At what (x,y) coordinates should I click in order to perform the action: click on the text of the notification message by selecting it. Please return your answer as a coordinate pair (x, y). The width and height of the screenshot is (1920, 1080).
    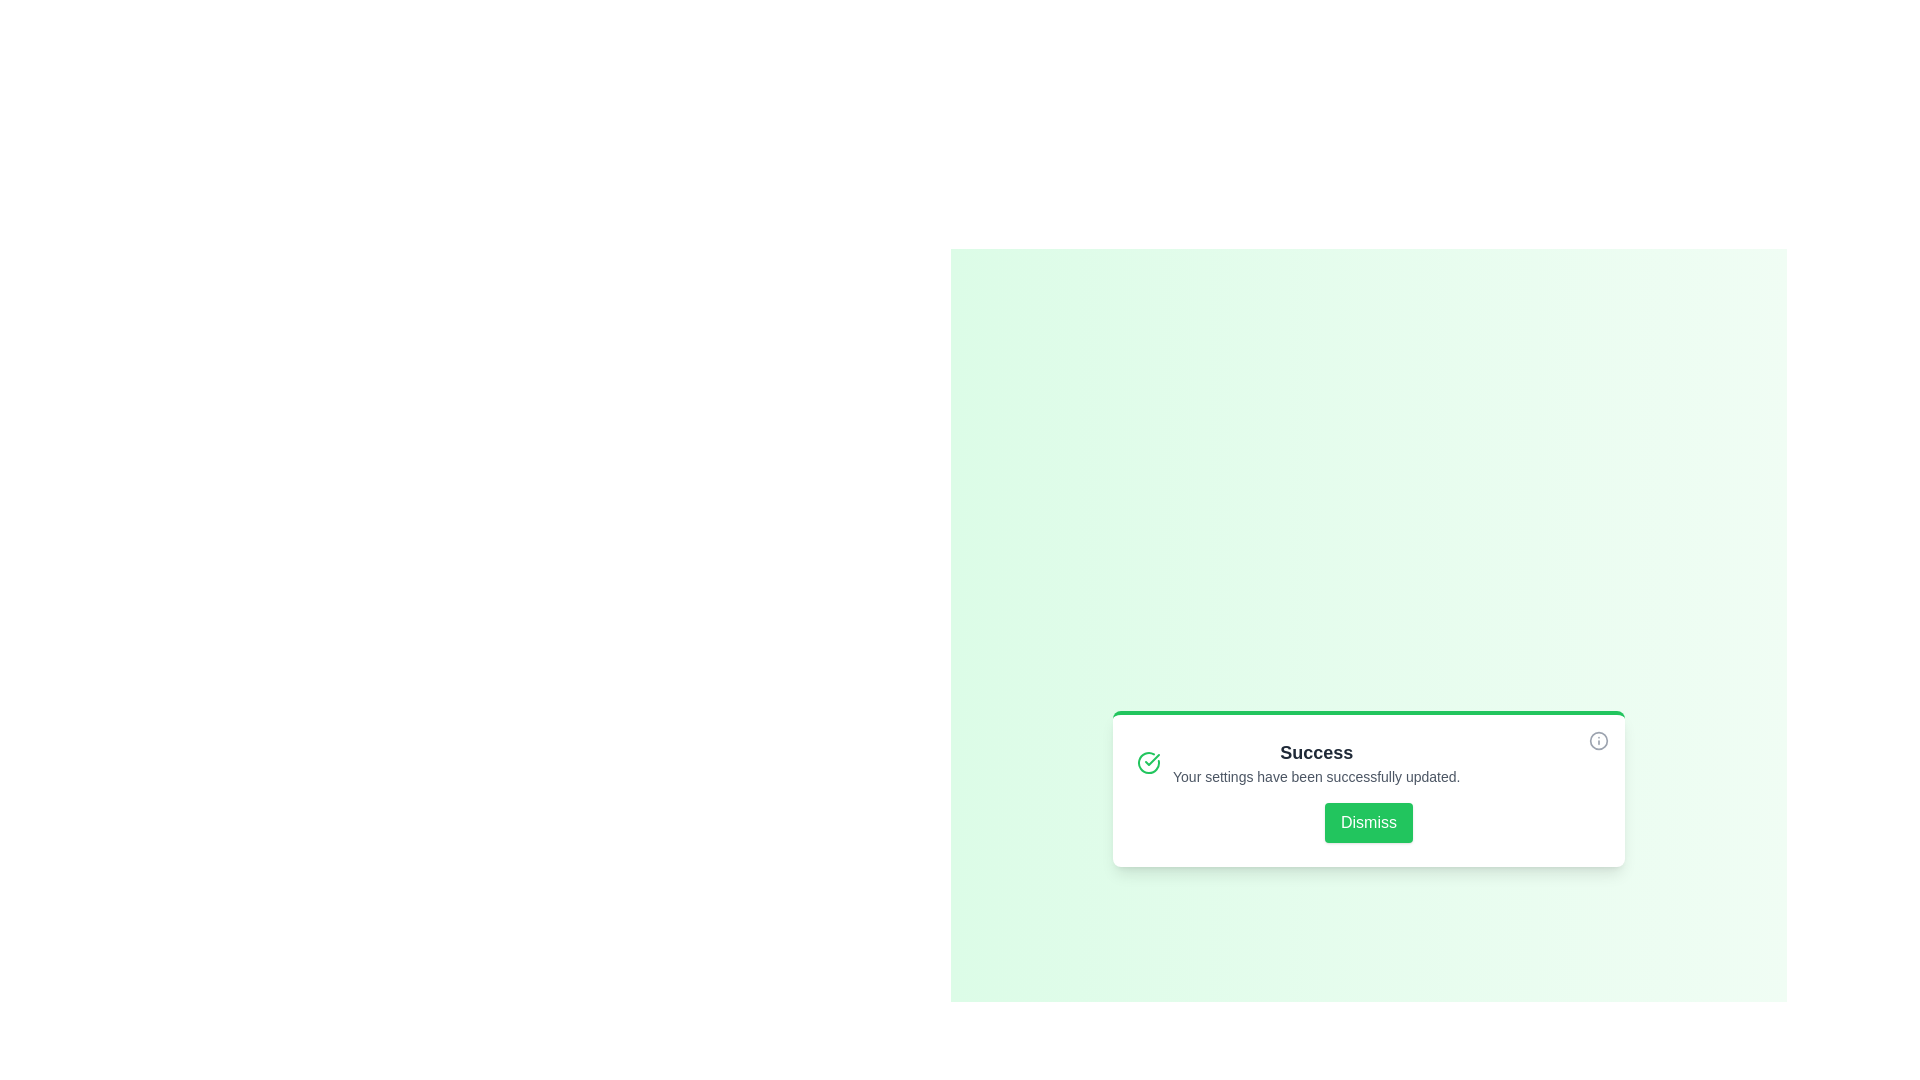
    Looking at the image, I should click on (1172, 739).